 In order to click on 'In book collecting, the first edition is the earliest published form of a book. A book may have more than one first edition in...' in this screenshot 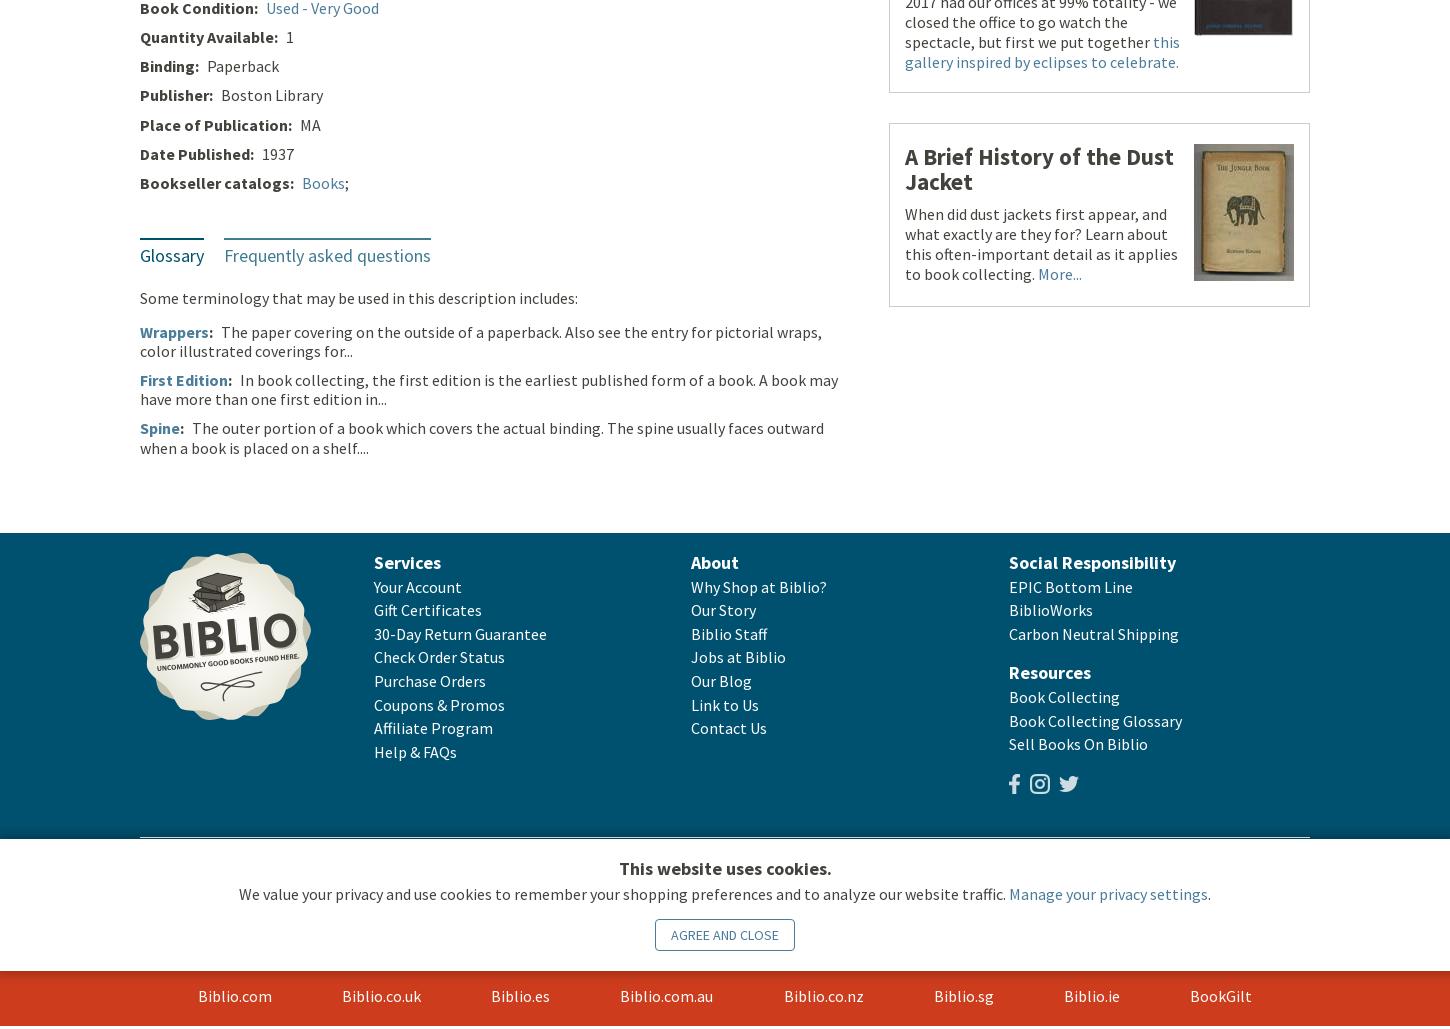, I will do `click(488, 390)`.